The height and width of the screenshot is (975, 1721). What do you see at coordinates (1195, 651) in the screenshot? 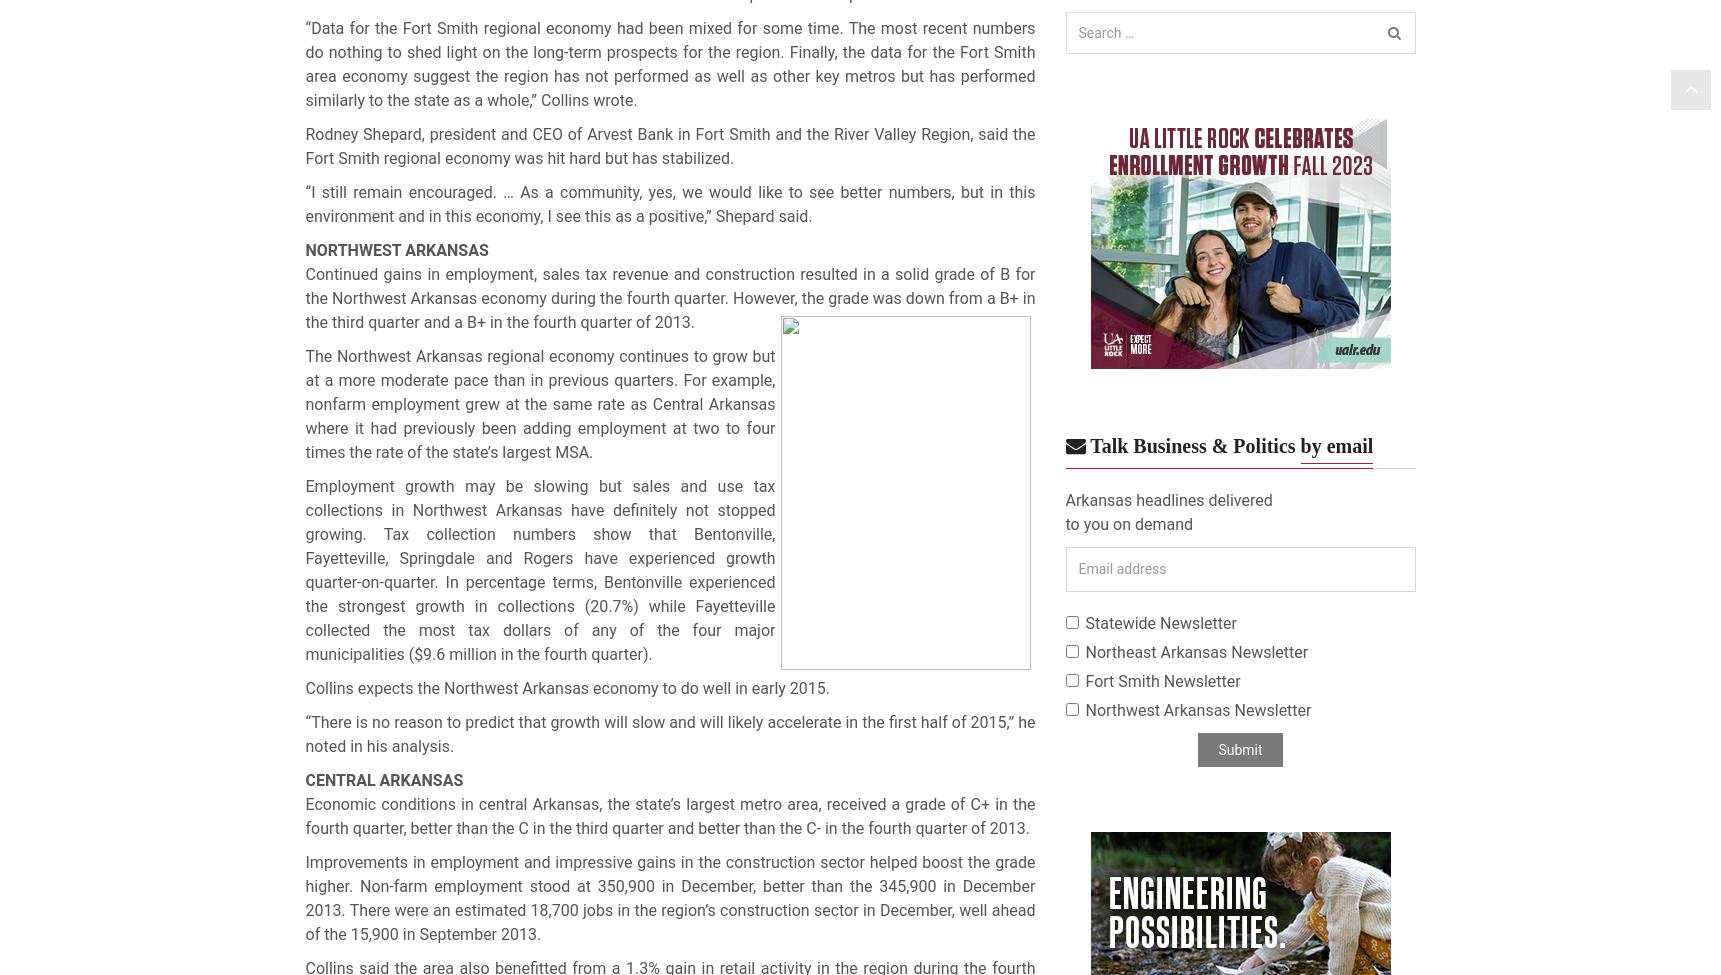
I see `'Northeast Arkansas Newsletter'` at bounding box center [1195, 651].